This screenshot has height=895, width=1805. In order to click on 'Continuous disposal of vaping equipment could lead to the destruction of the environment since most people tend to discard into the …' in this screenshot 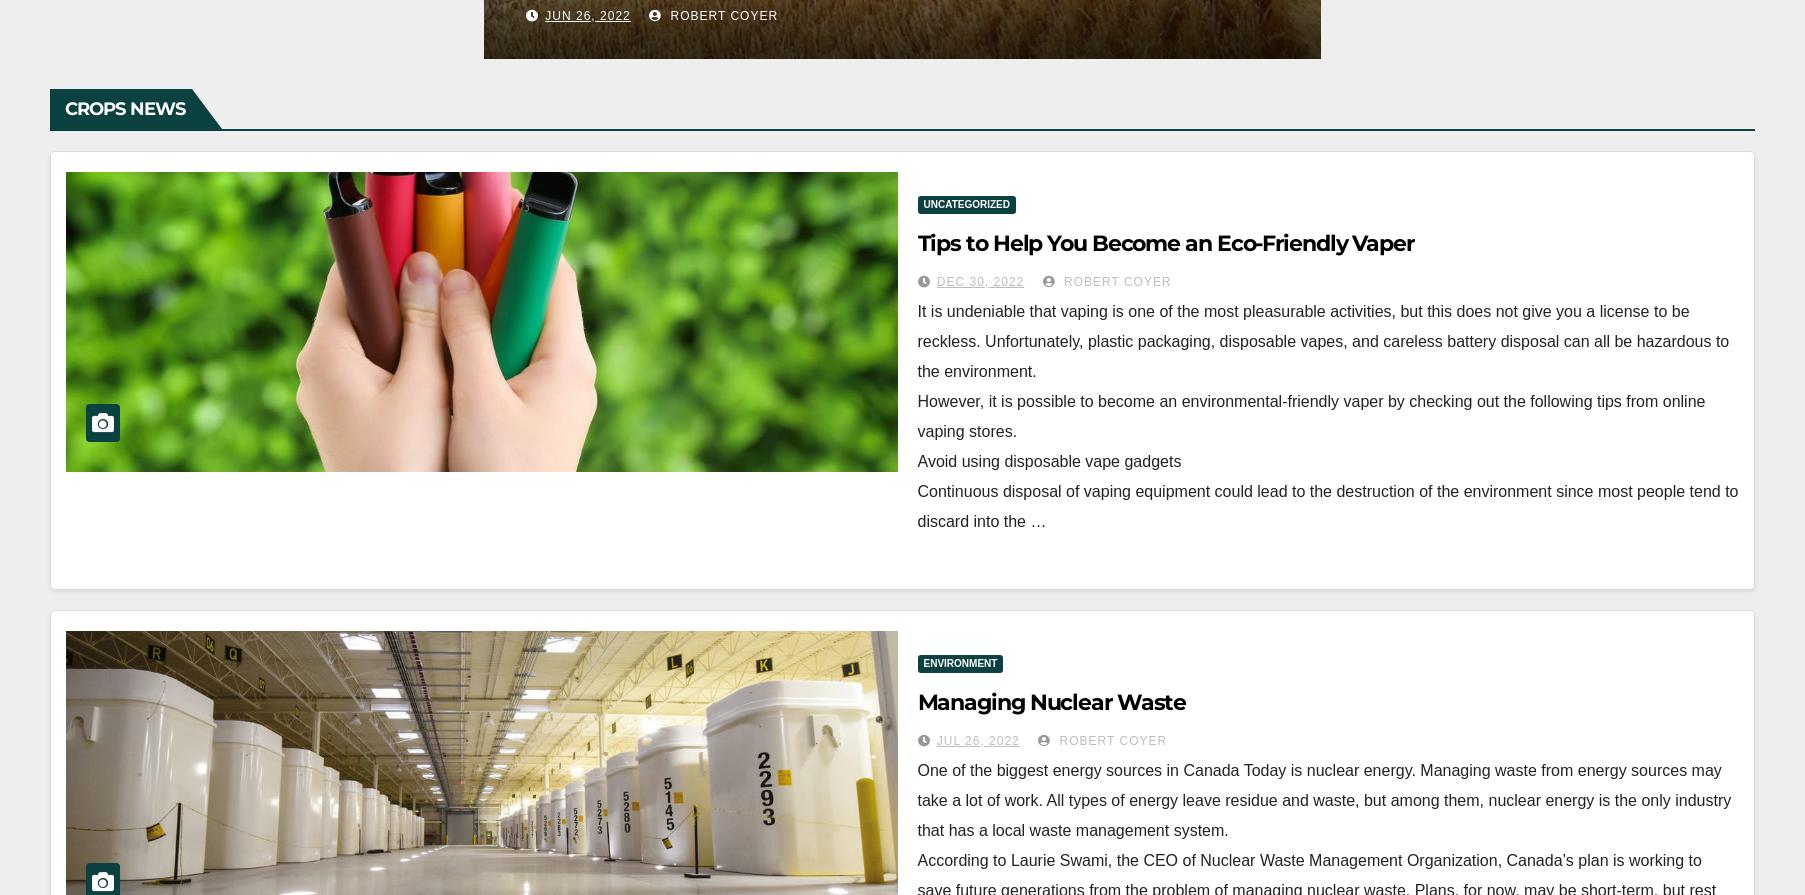, I will do `click(916, 504)`.